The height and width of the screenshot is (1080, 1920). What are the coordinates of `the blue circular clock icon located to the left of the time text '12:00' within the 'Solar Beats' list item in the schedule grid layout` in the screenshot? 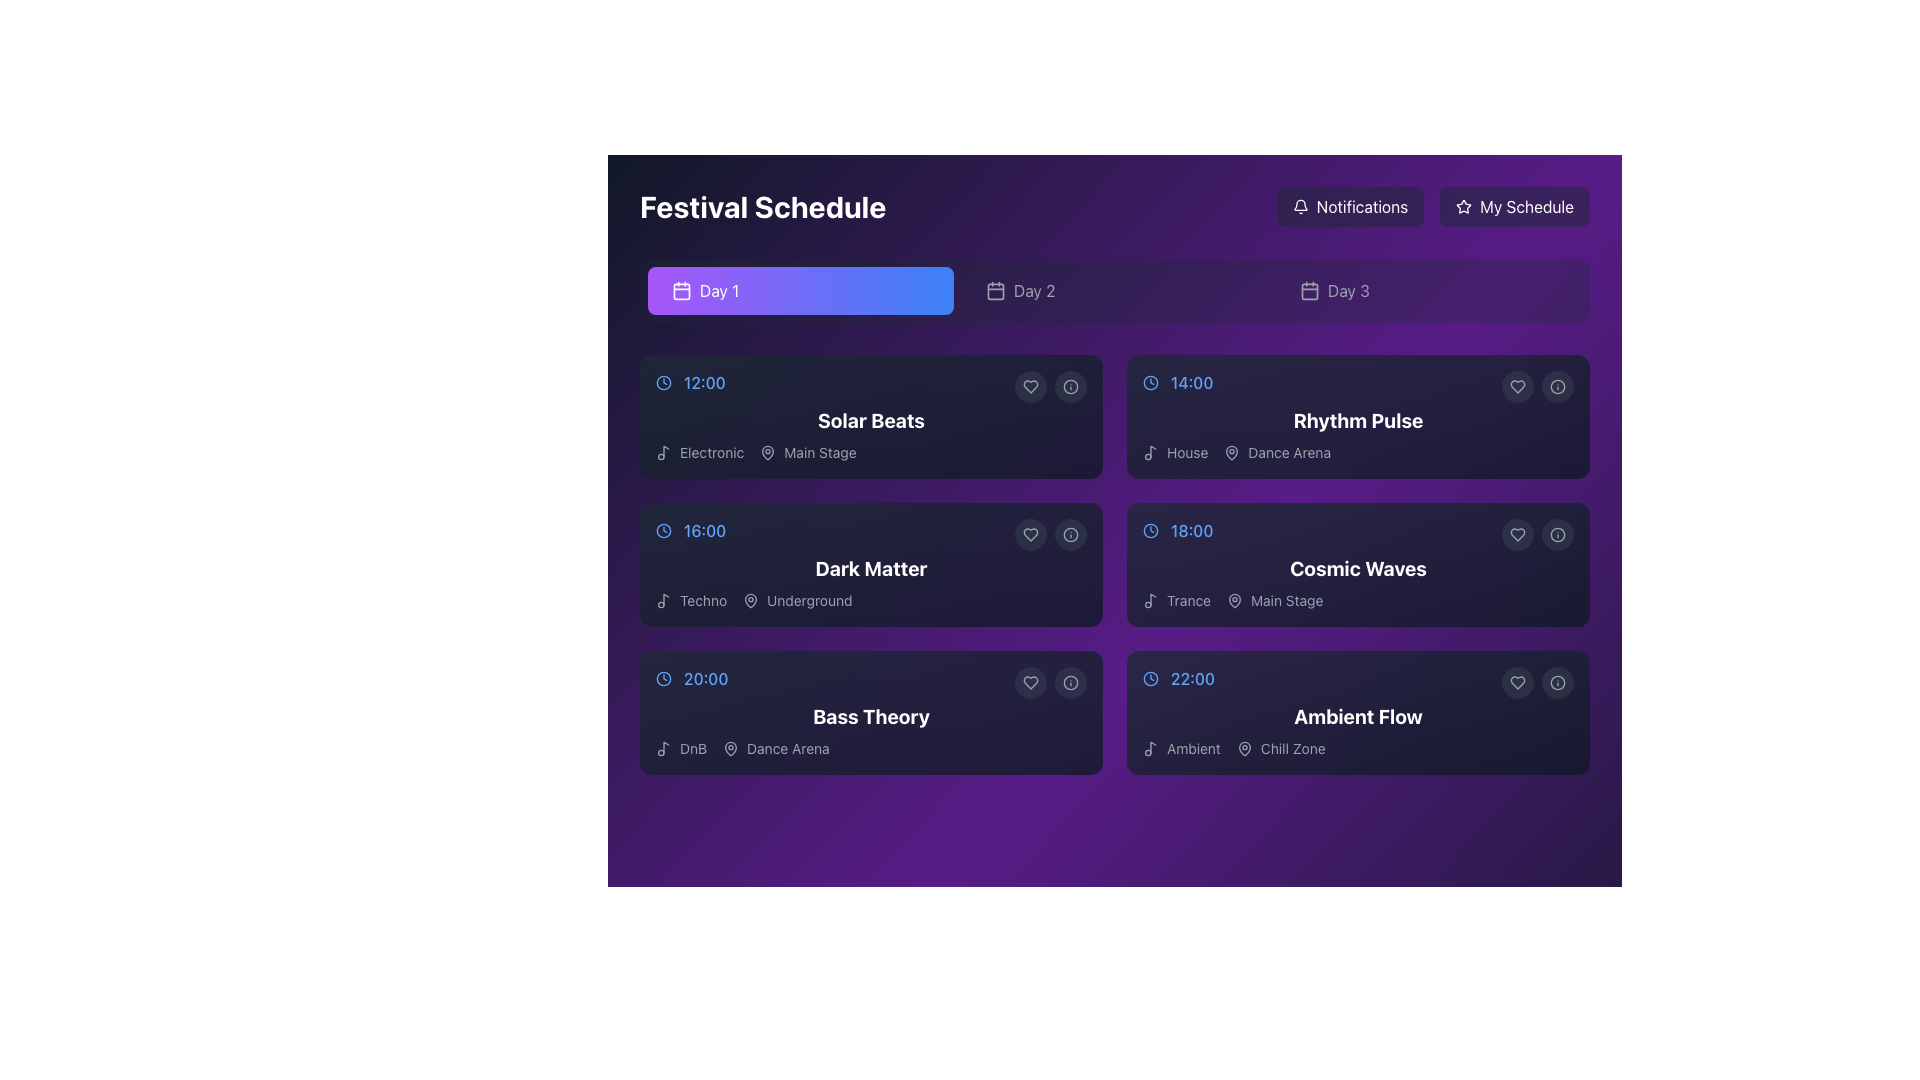 It's located at (663, 382).